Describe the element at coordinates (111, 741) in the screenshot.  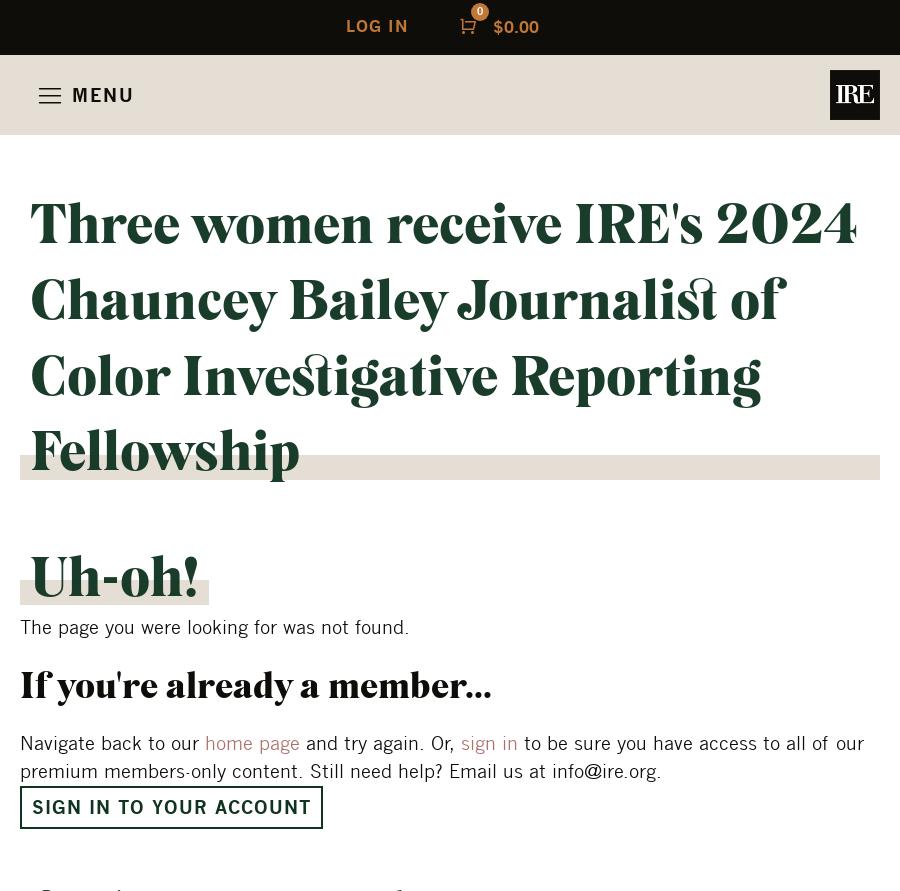
I see `'Navigate back to our'` at that location.